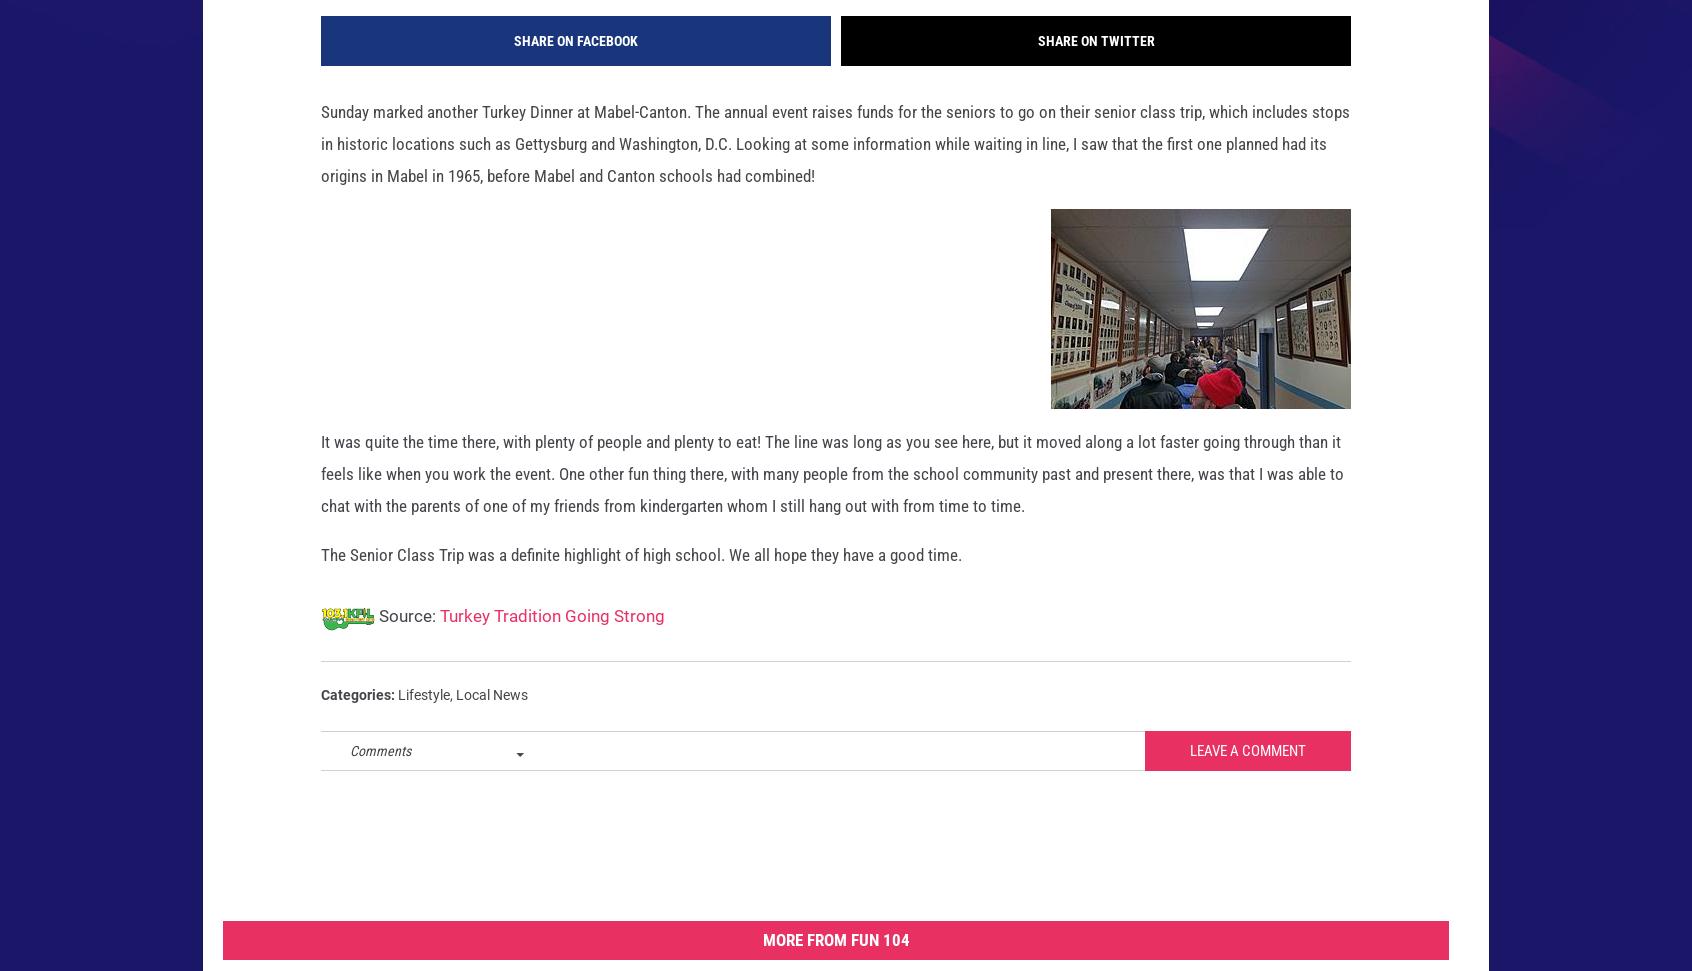 Image resolution: width=1692 pixels, height=971 pixels. Describe the element at coordinates (832, 504) in the screenshot. I see `'It was quite the time there, with plenty of people and plenty to eat! The line was long as you see here, but it moved along a lot faster going through than it feels like when you work the event. One other fun thing there, with many people from the school community past and present there, was that I was able to chat with the parents of one of my friends from kindergarten whom I still hang out with from time to time.'` at that location.